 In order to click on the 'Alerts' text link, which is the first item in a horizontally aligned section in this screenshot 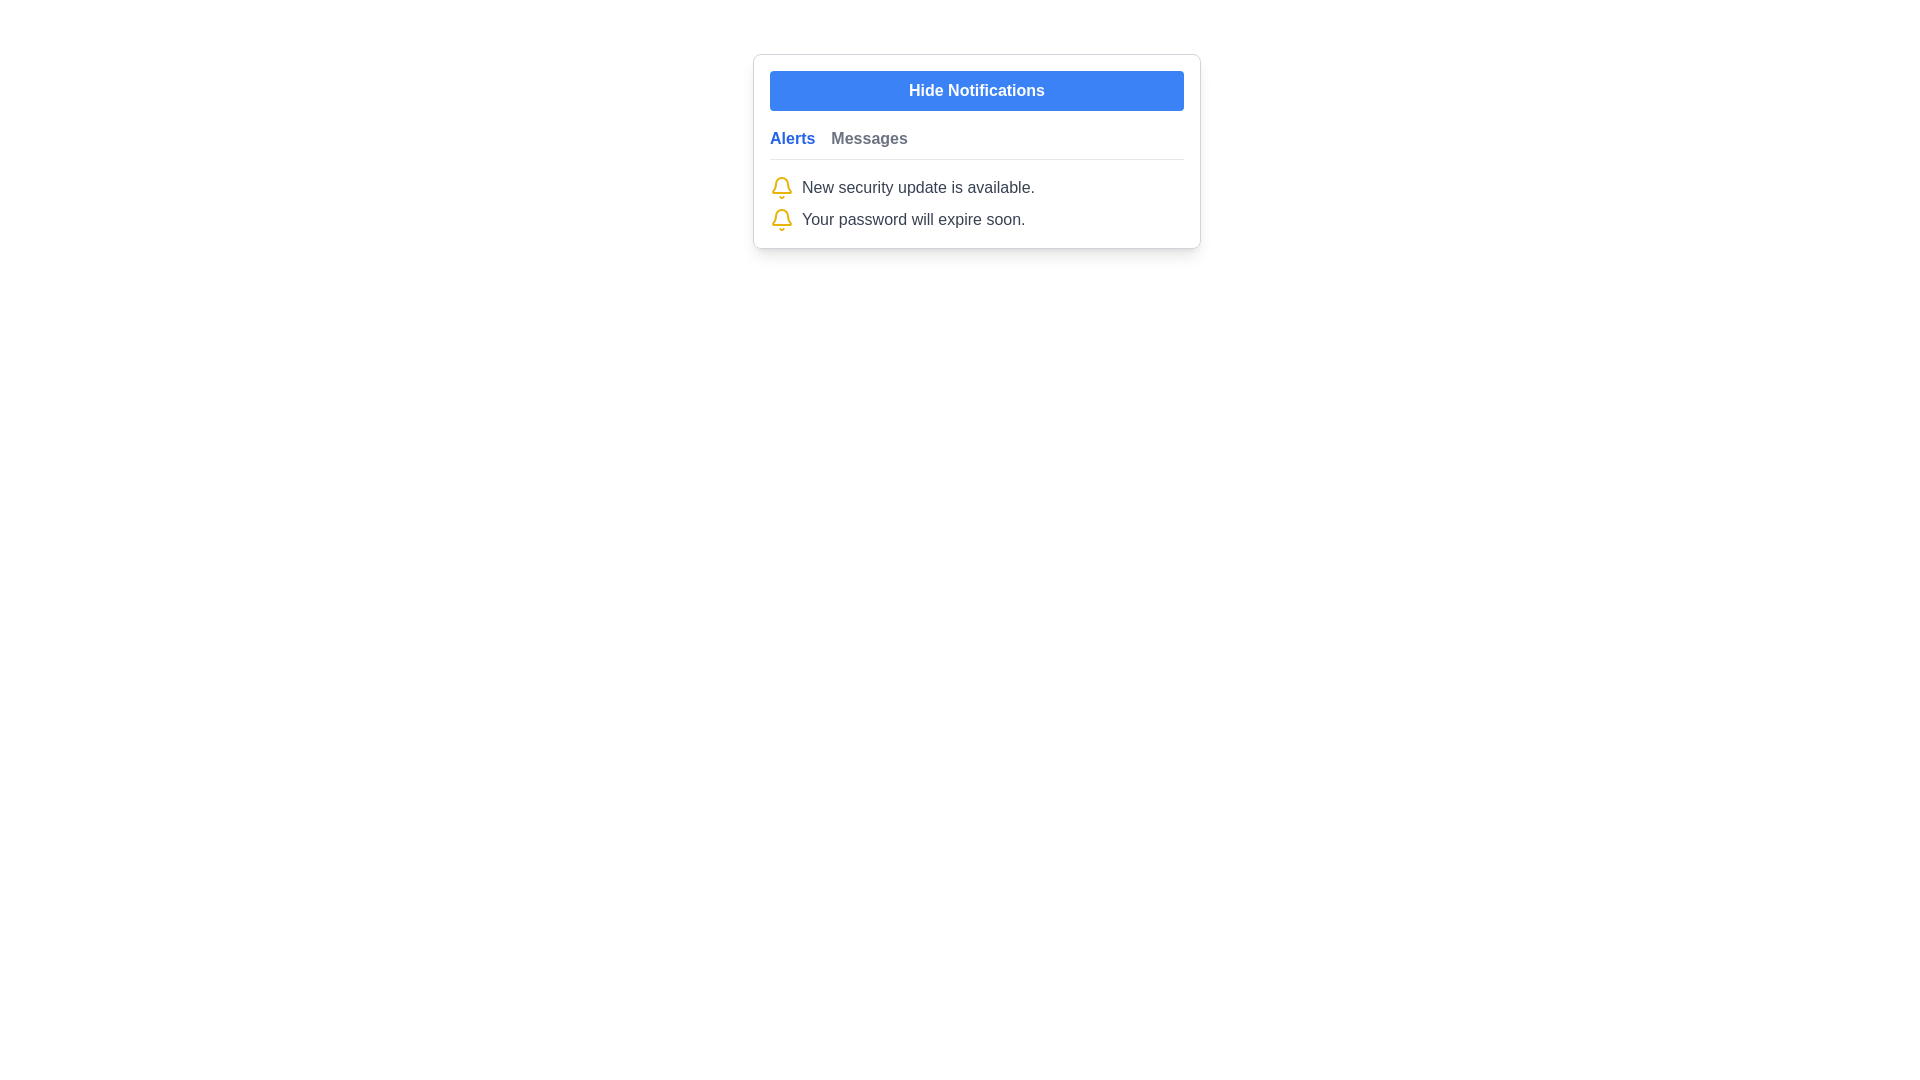, I will do `click(791, 137)`.